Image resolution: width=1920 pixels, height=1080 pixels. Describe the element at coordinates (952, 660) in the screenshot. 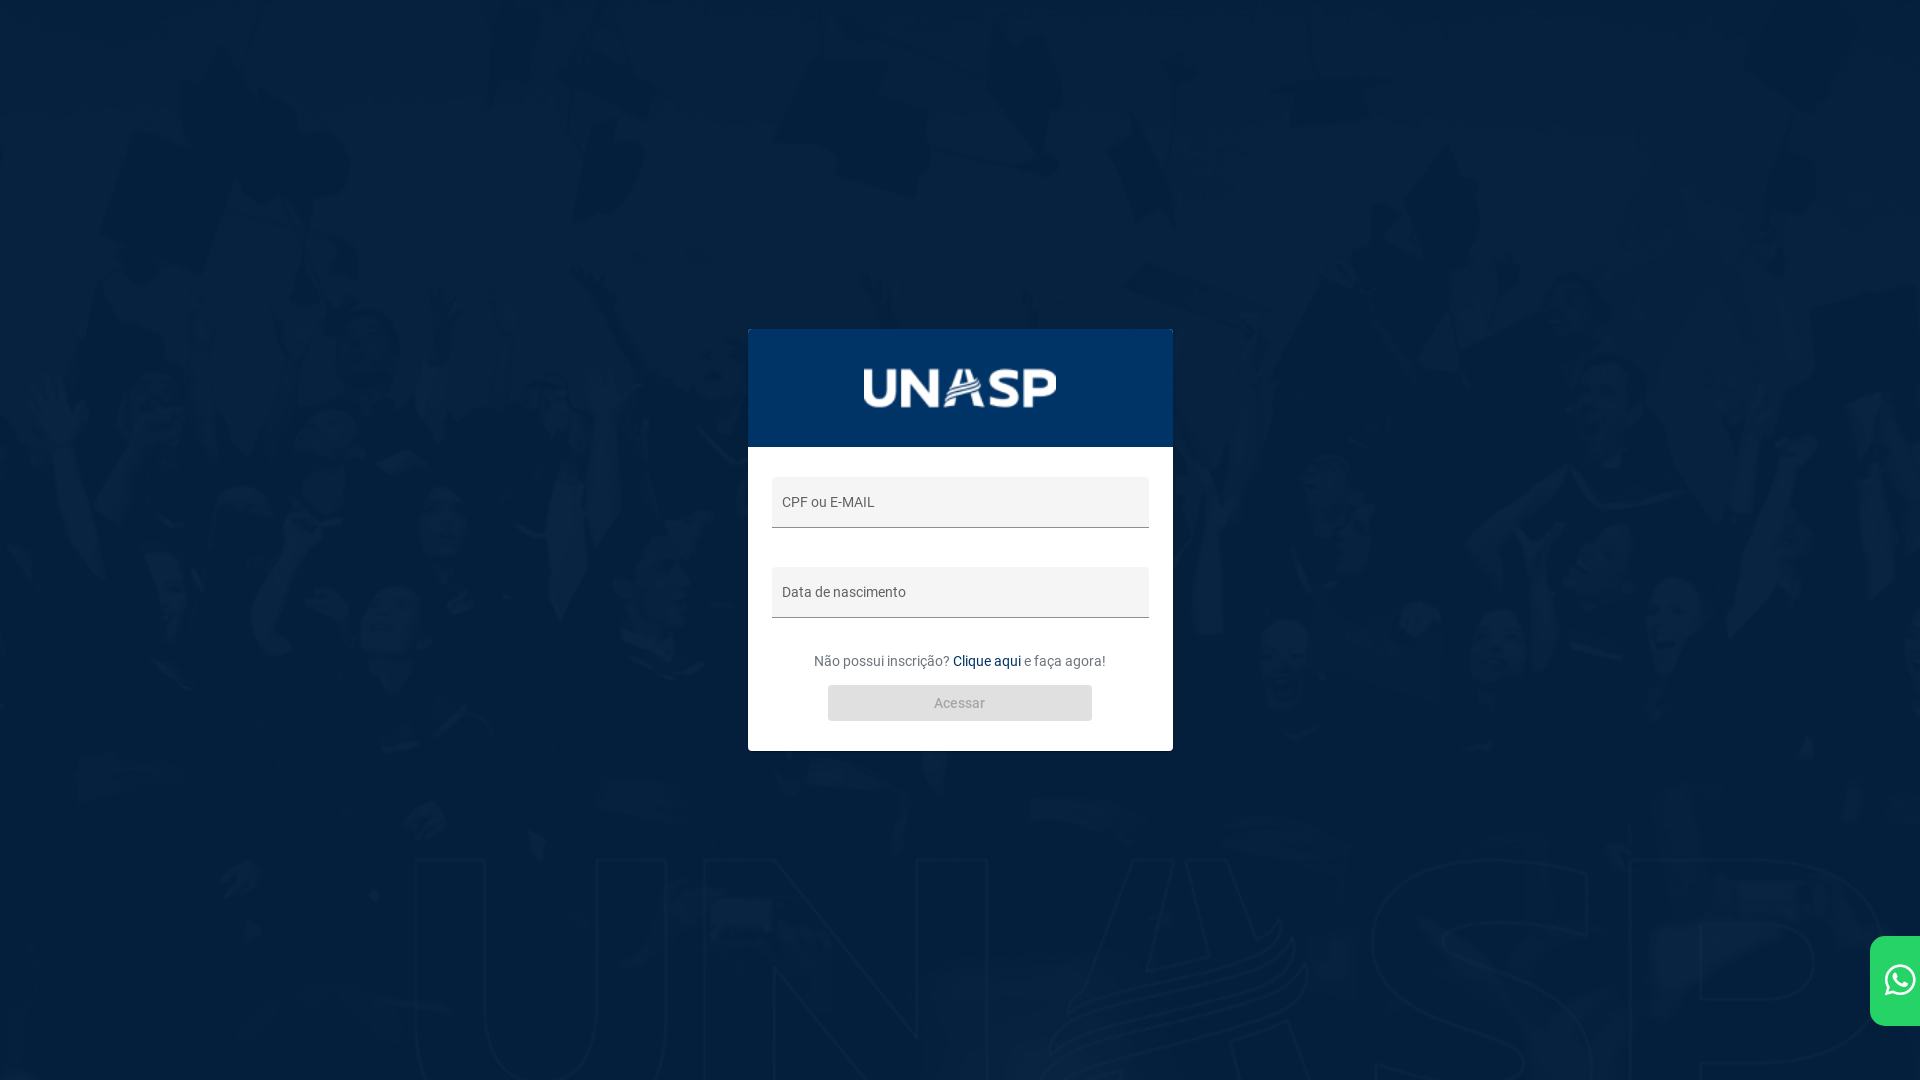

I see `'Clique aqui'` at that location.